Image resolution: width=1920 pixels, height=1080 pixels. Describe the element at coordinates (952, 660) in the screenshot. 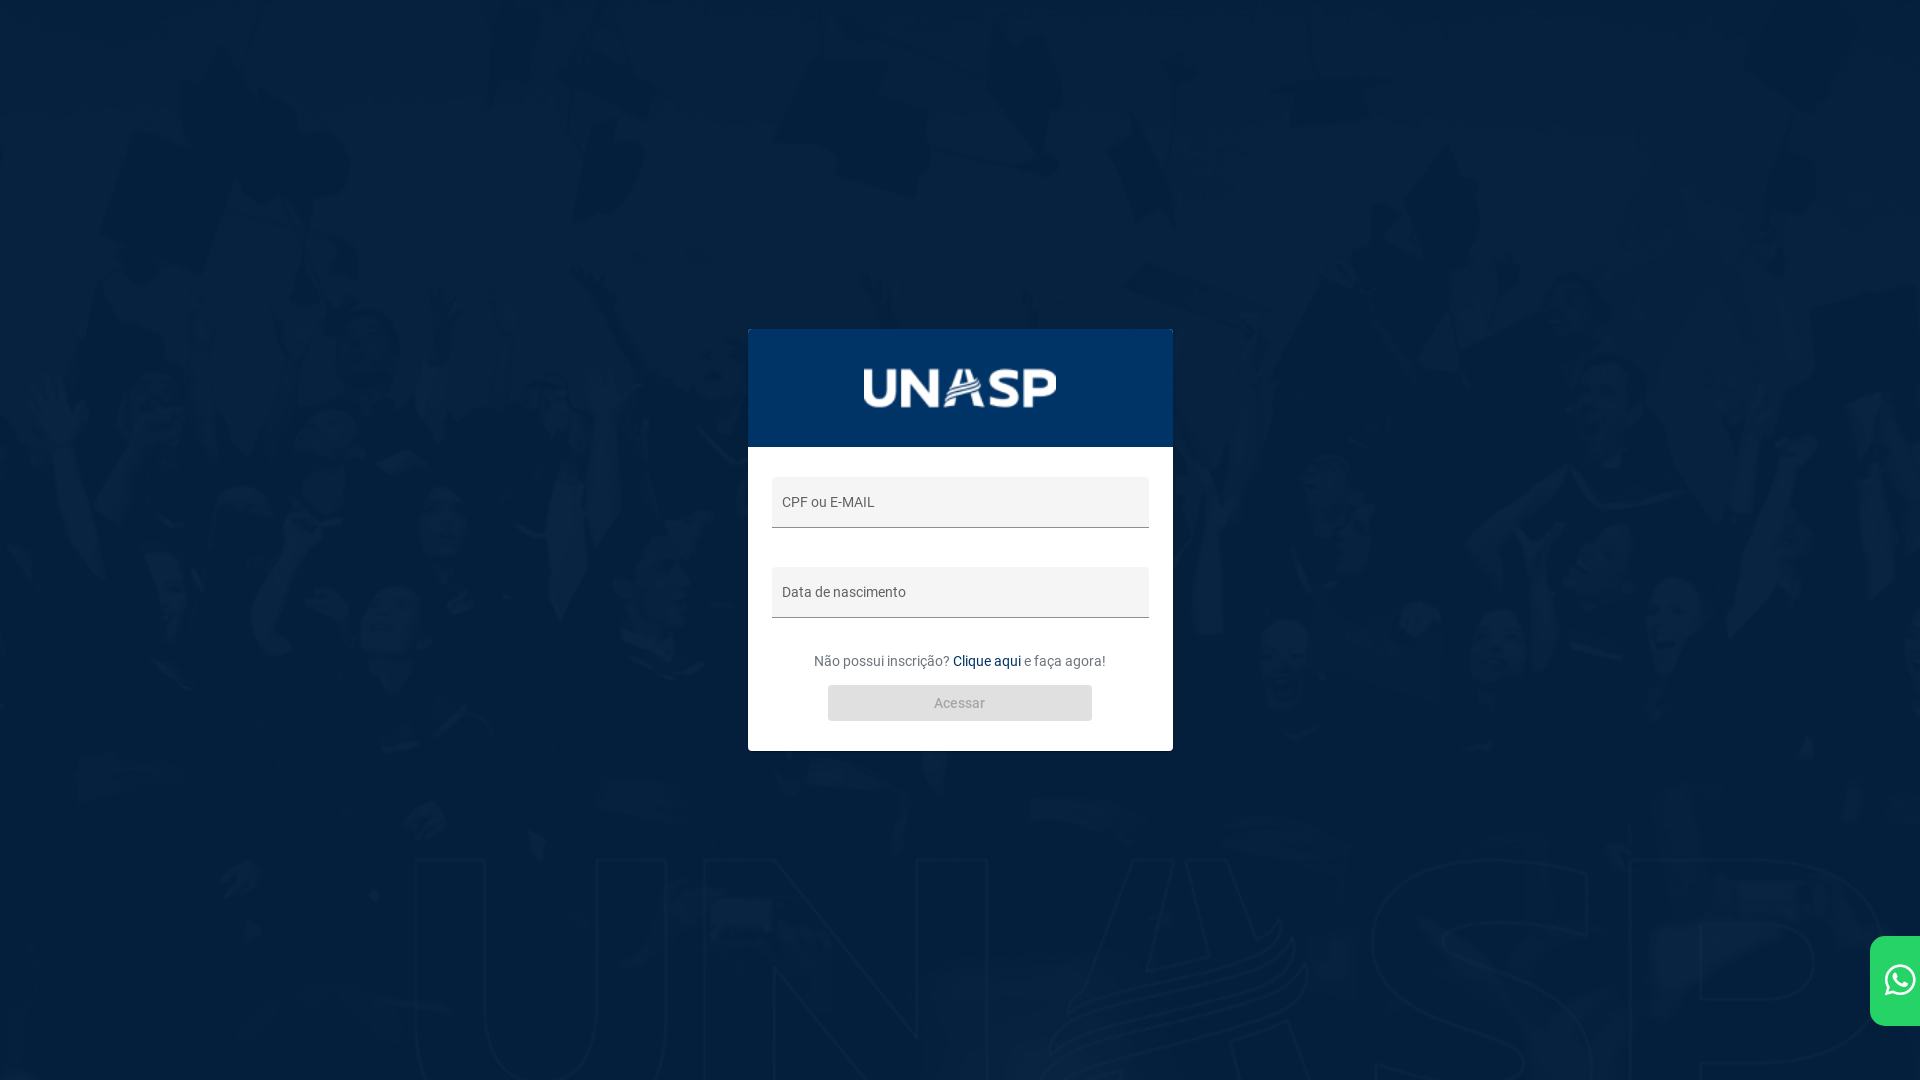

I see `'Clique aqui'` at that location.